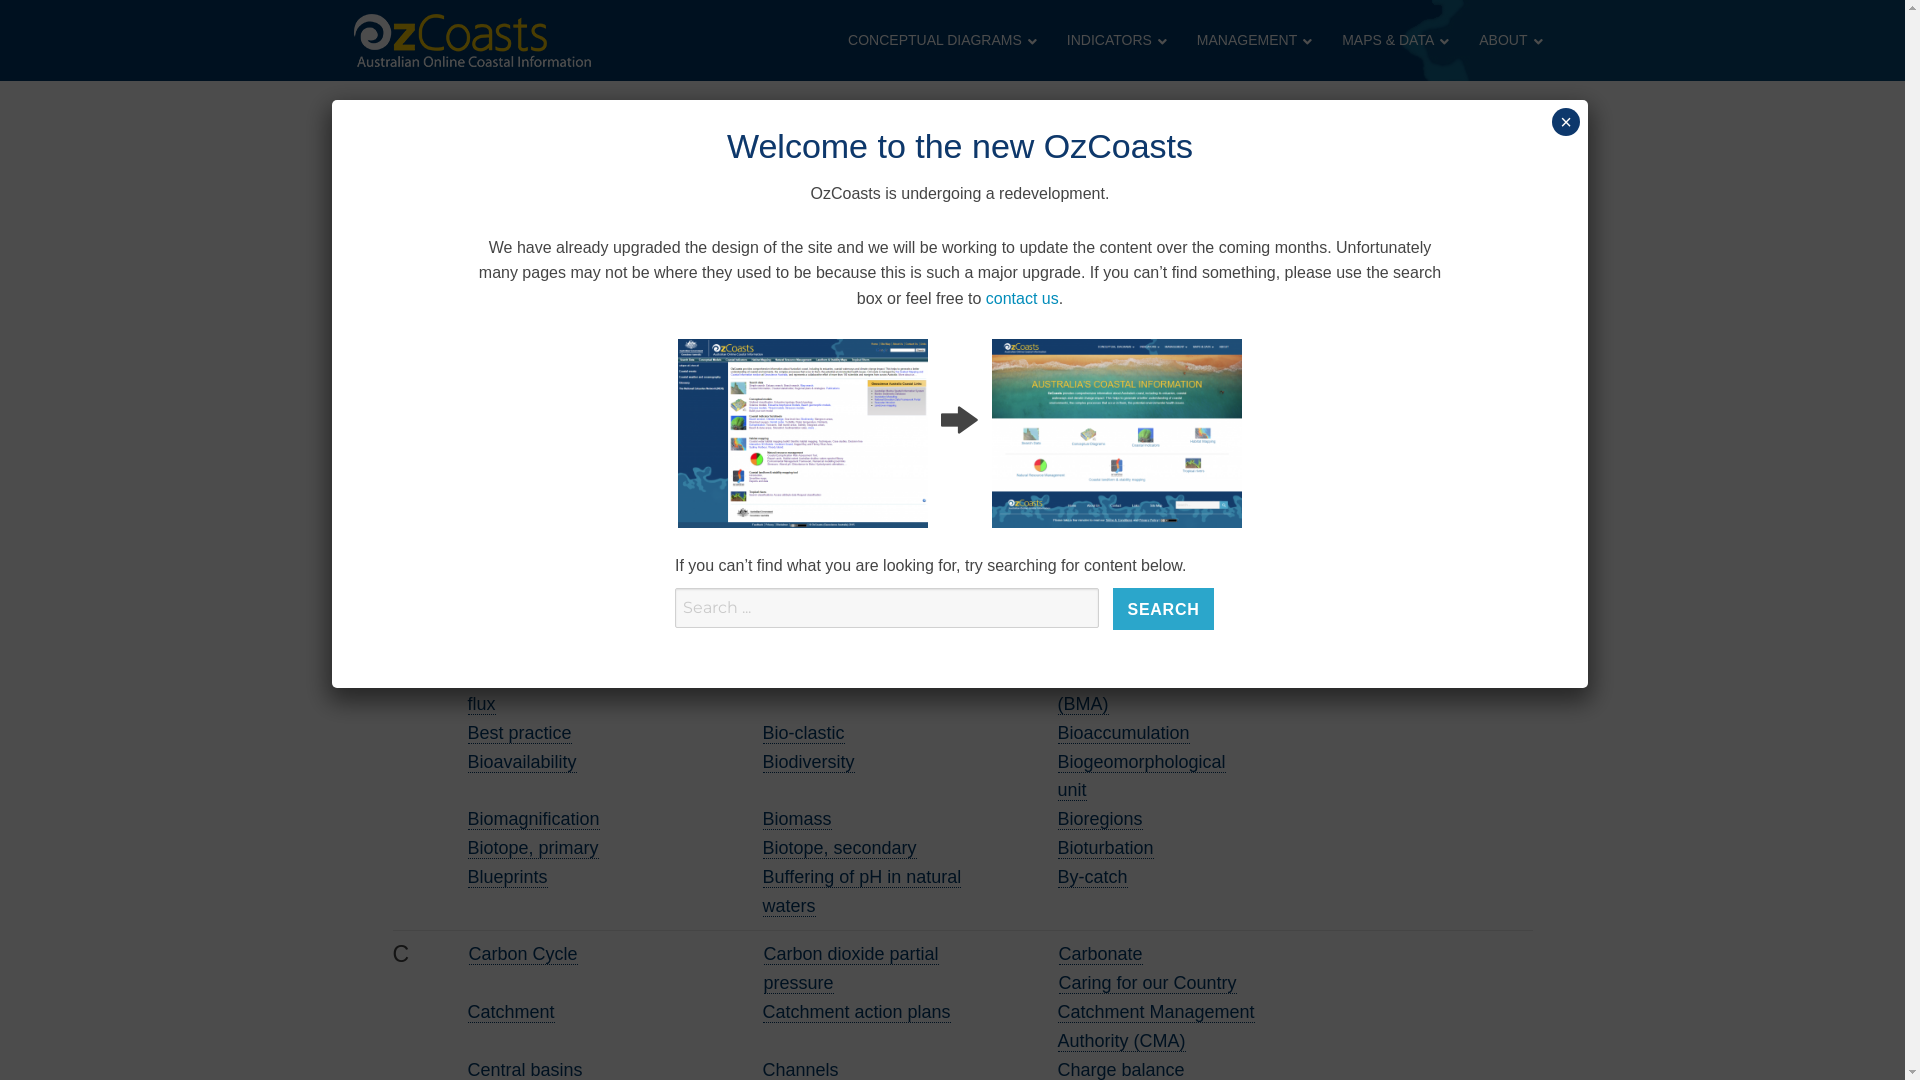 The width and height of the screenshot is (1920, 1080). What do you see at coordinates (1104, 848) in the screenshot?
I see `'Bioturbation'` at bounding box center [1104, 848].